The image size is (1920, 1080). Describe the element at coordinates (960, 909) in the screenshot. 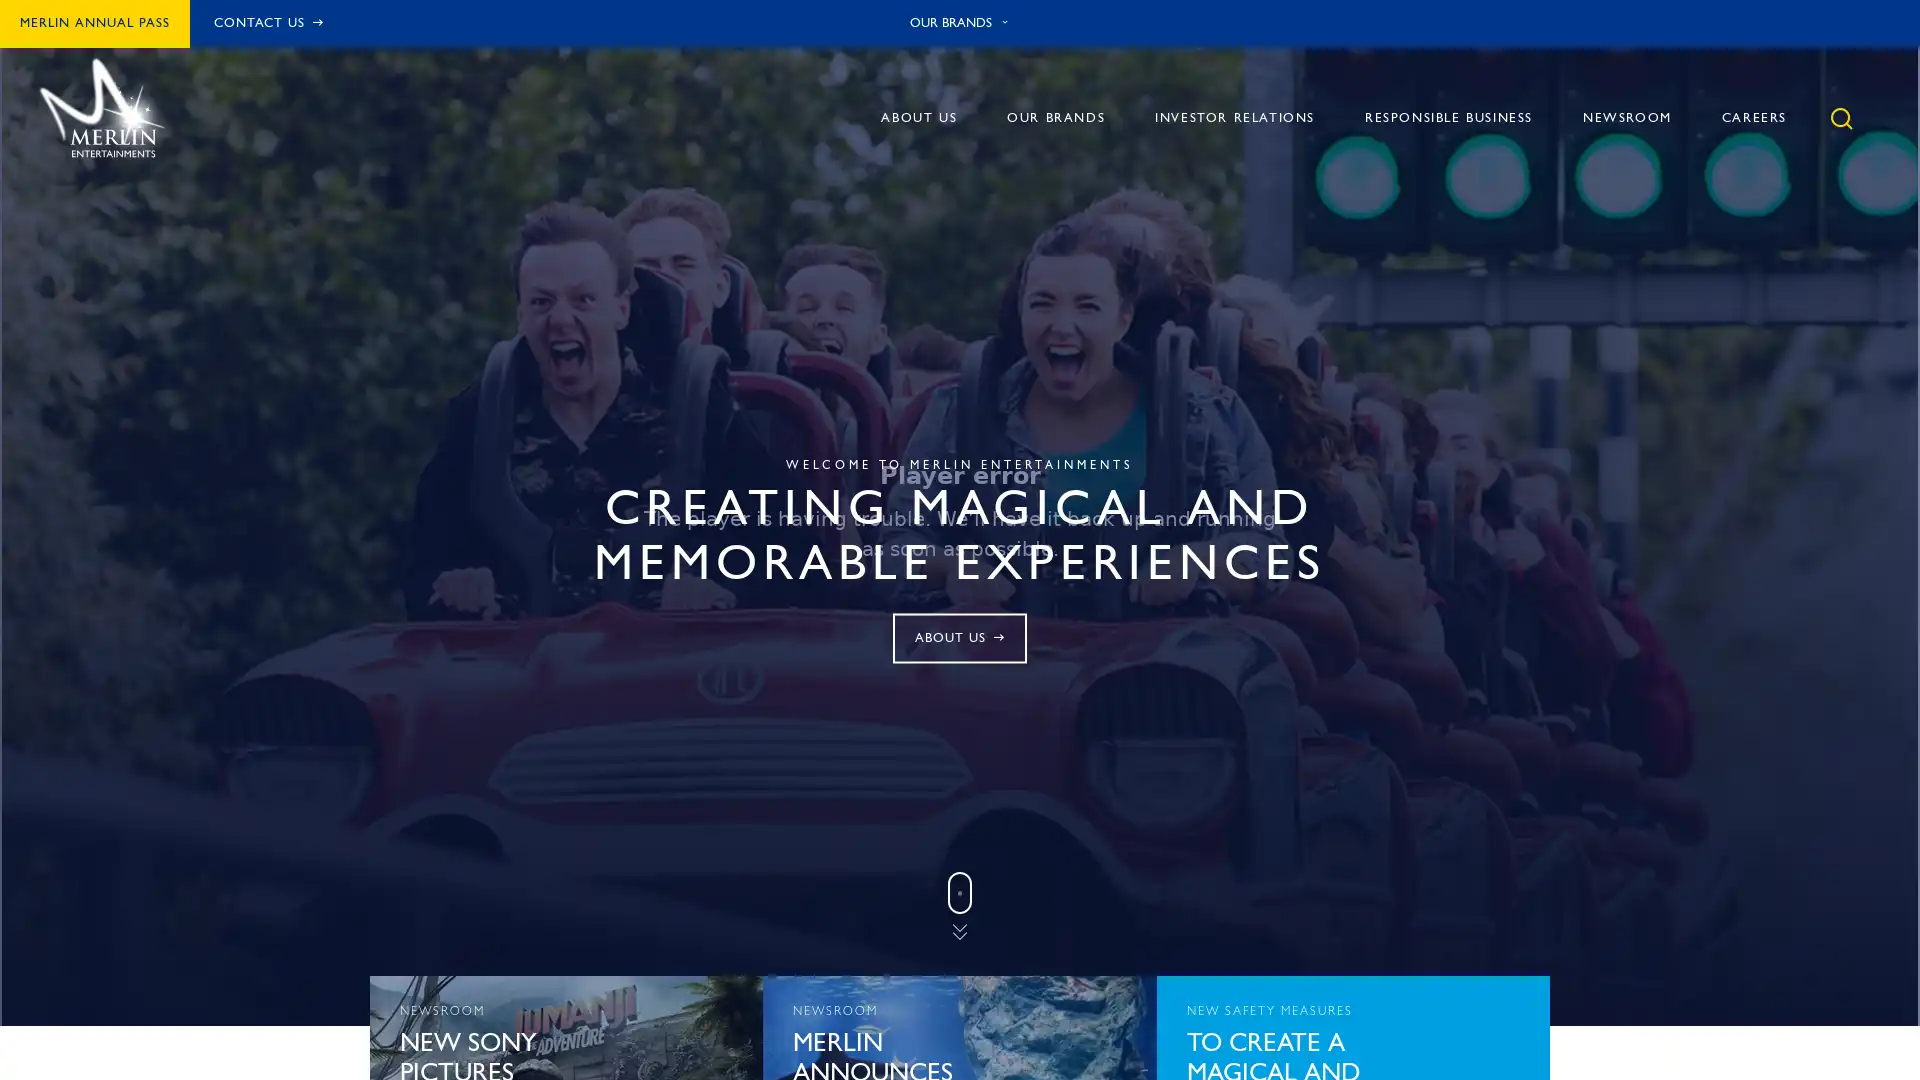

I see `wheel for scroll btn banner arrow for scroll banner arrow for scroll` at that location.